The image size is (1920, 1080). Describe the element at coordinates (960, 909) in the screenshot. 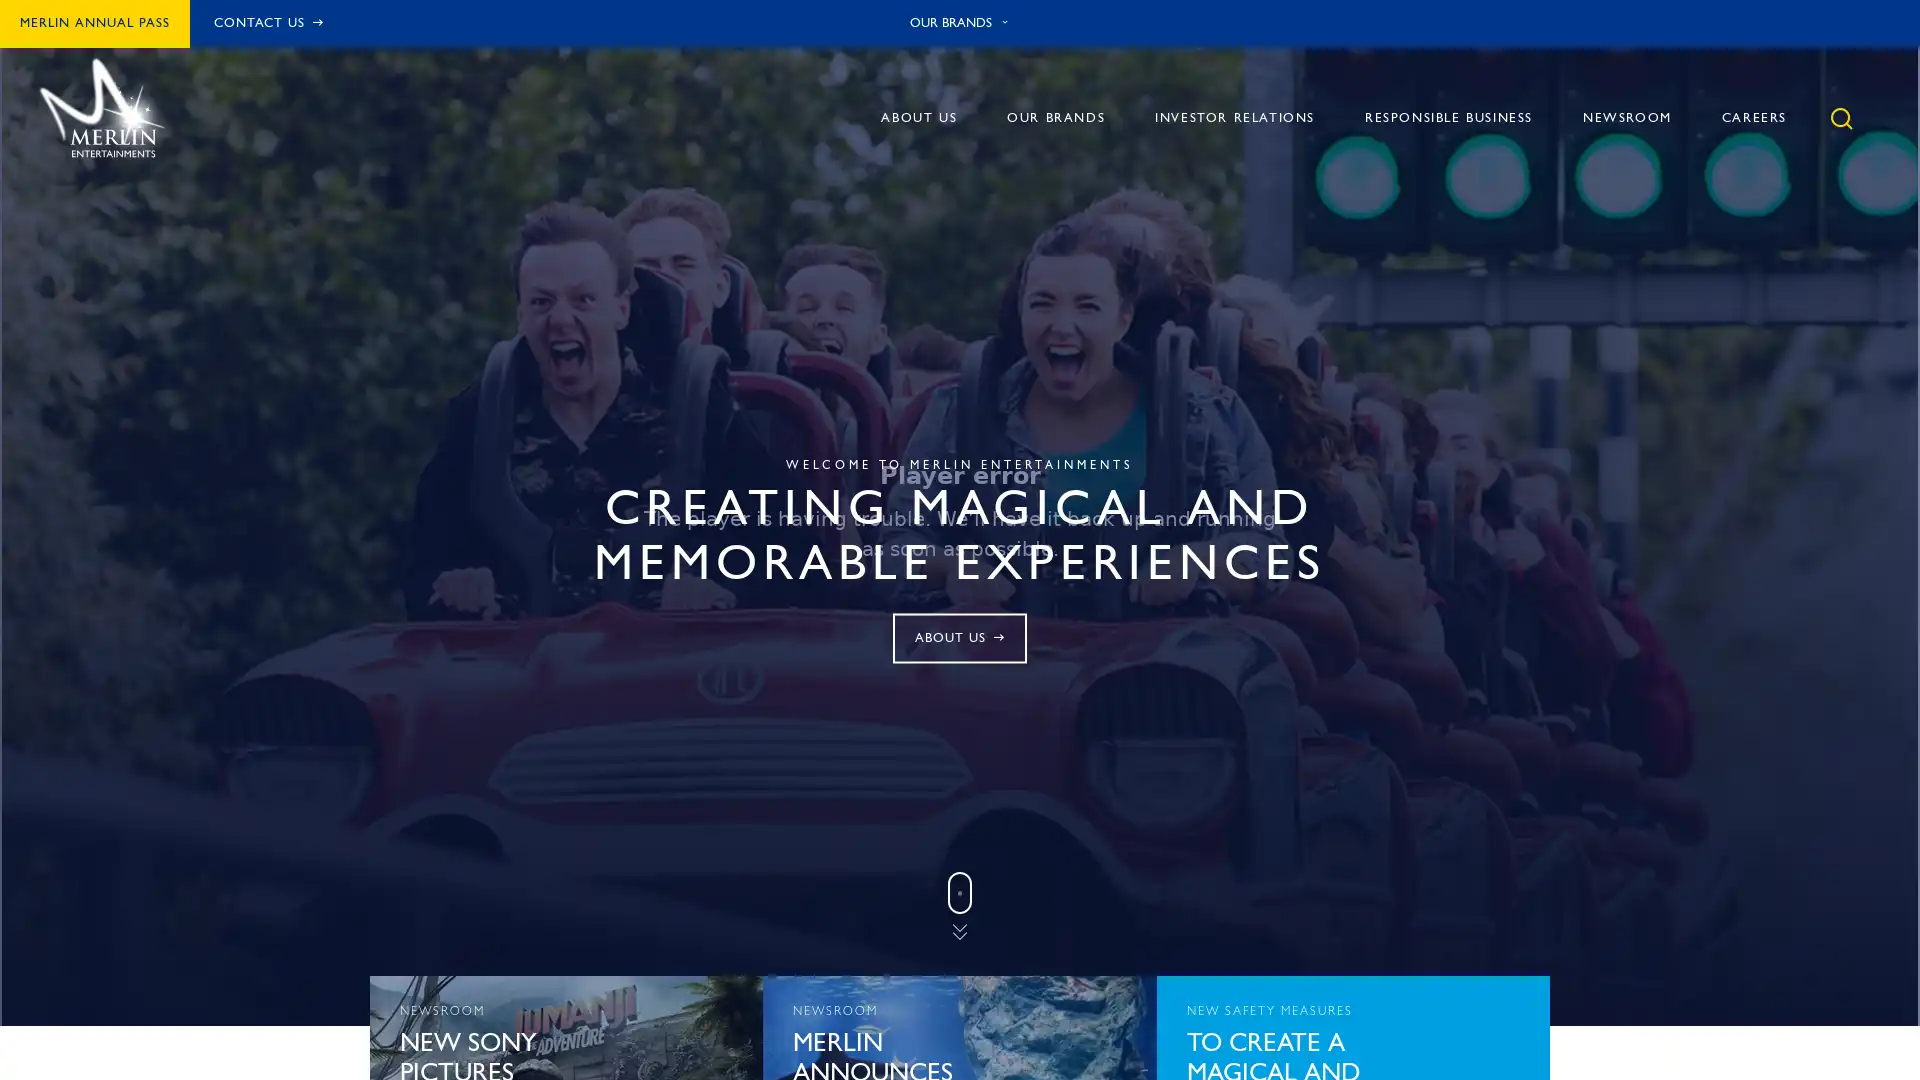

I see `wheel for scroll btn banner arrow for scroll banner arrow for scroll` at that location.